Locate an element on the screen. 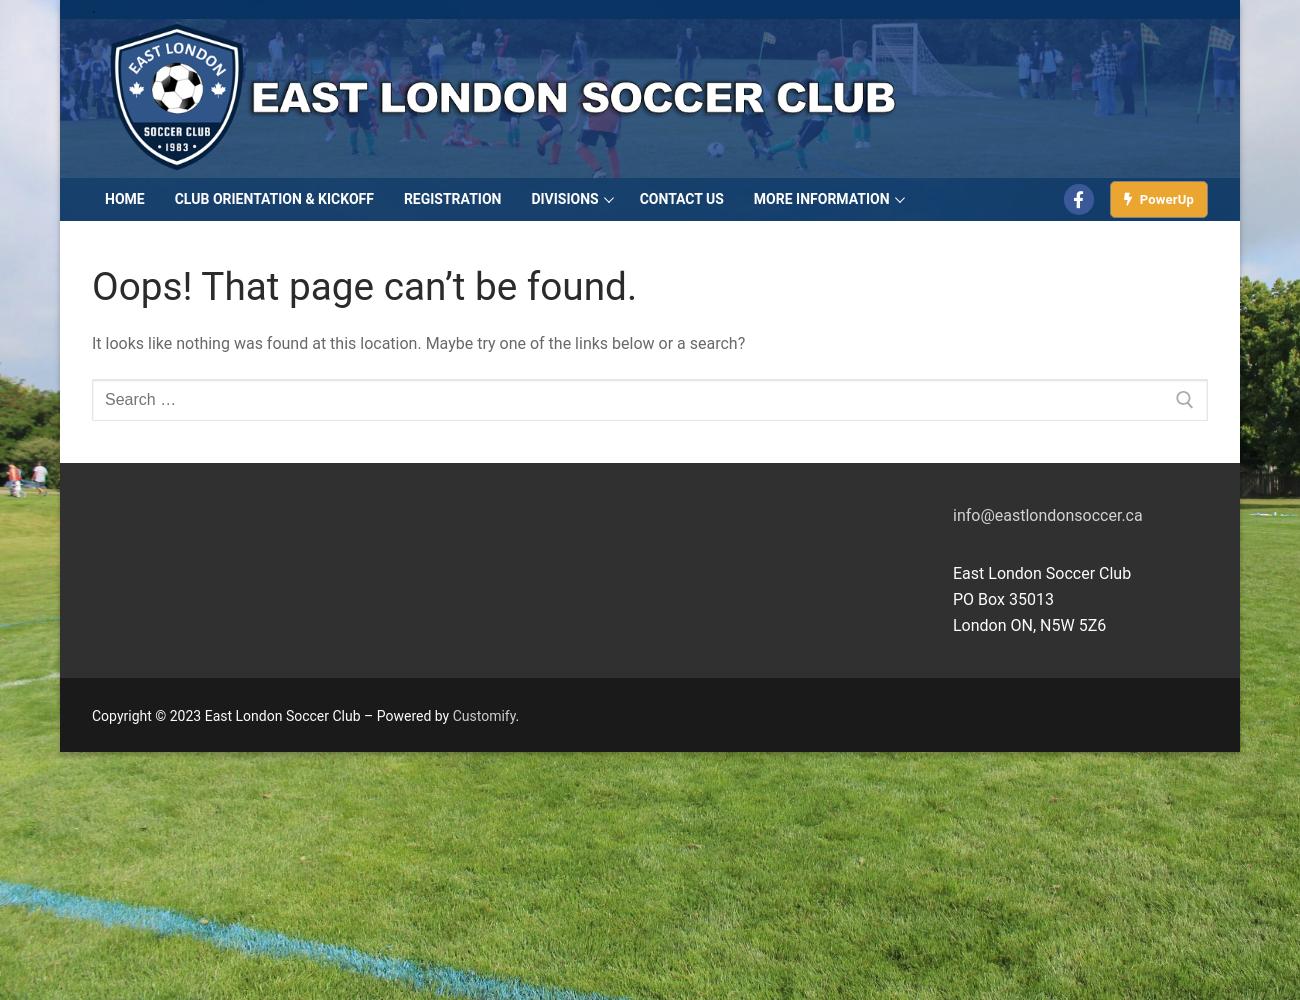  'Registration' is located at coordinates (451, 198).